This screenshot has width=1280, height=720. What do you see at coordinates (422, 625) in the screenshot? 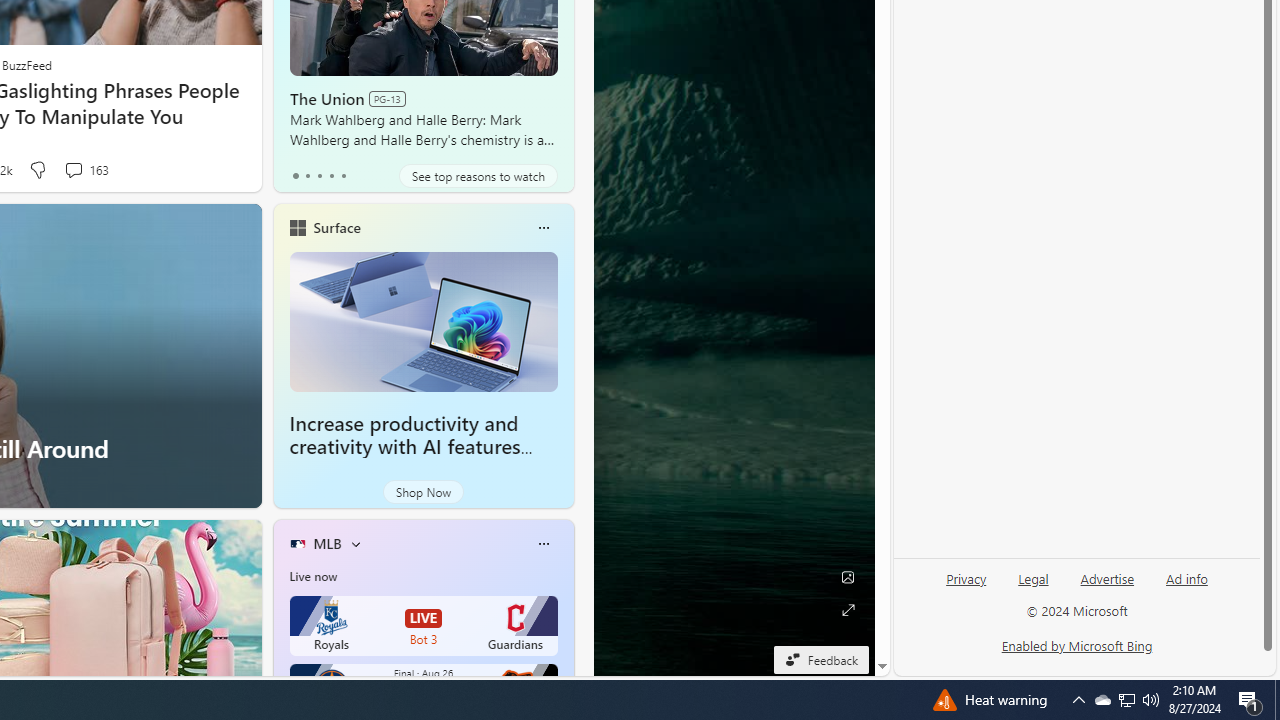
I see `'Royals LIVE Bot 3 Guardians'` at bounding box center [422, 625].